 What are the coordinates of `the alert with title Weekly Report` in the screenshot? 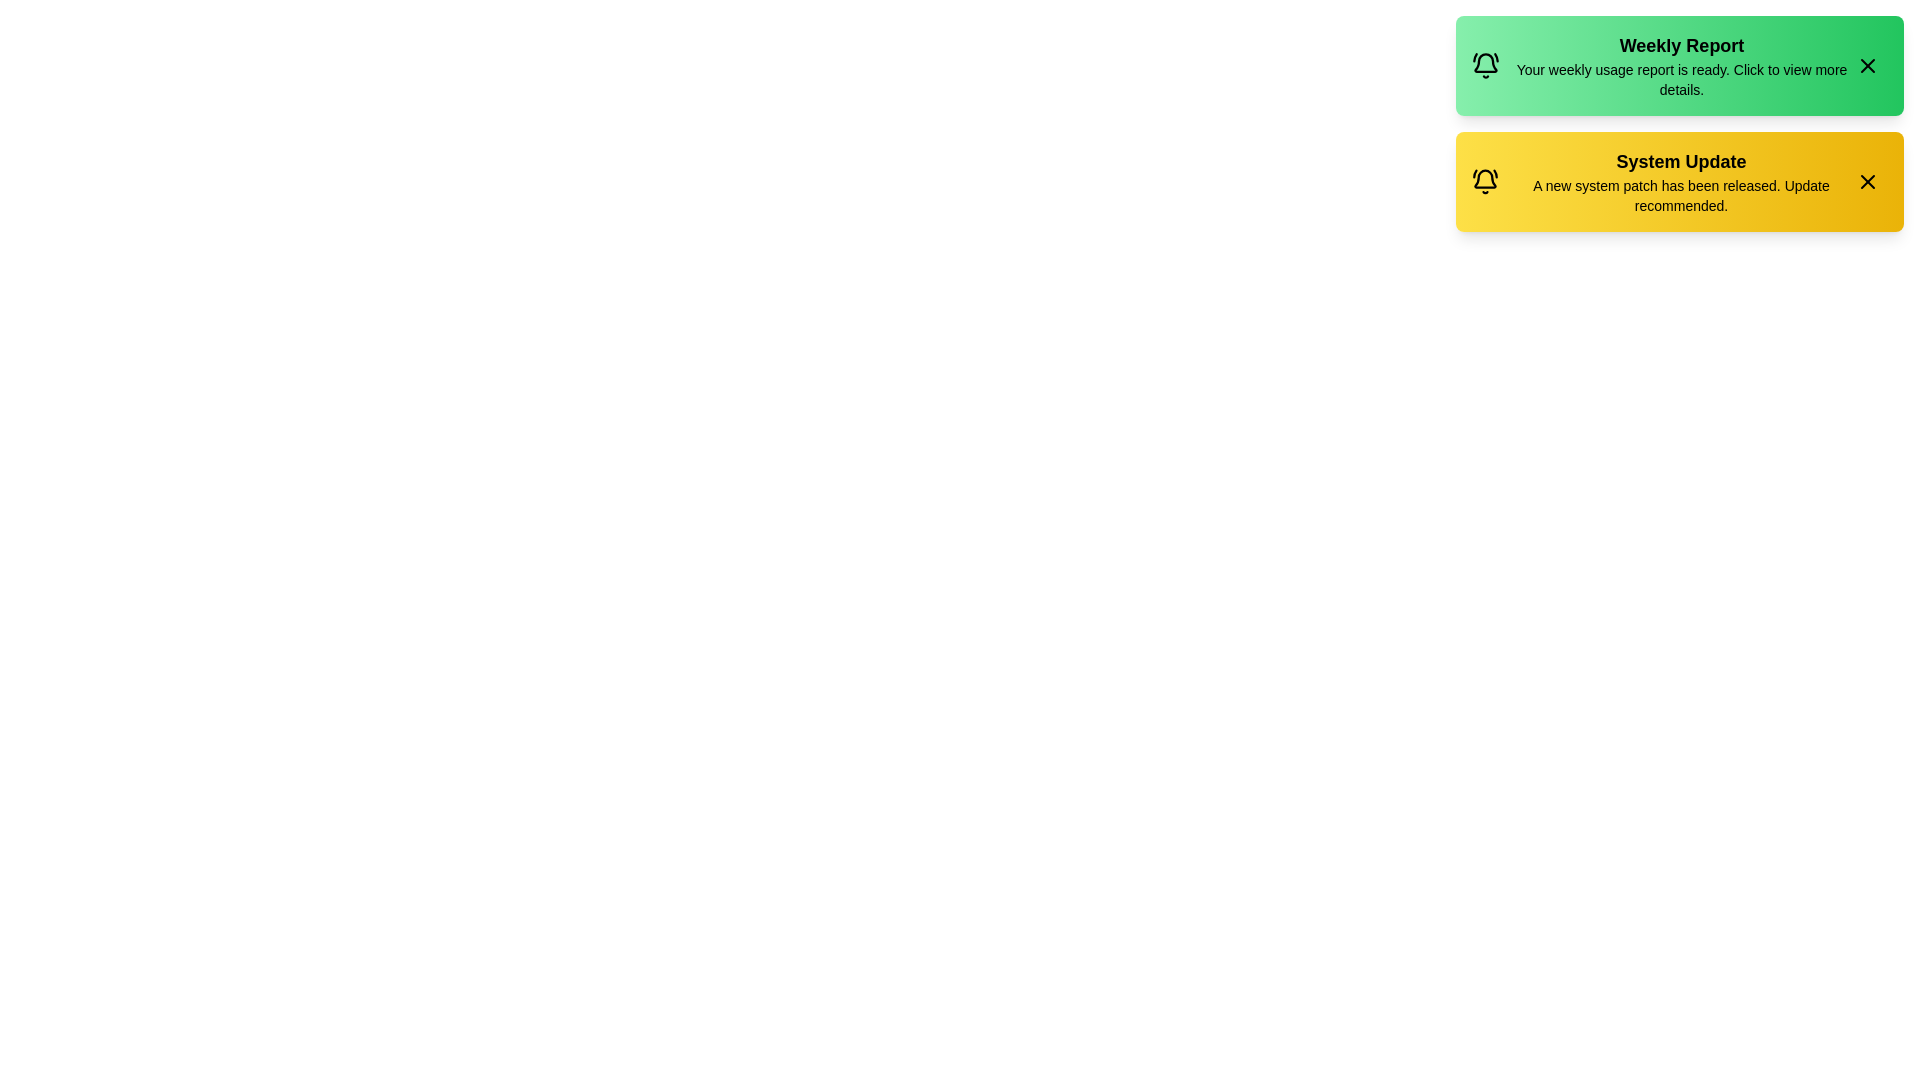 It's located at (1680, 64).